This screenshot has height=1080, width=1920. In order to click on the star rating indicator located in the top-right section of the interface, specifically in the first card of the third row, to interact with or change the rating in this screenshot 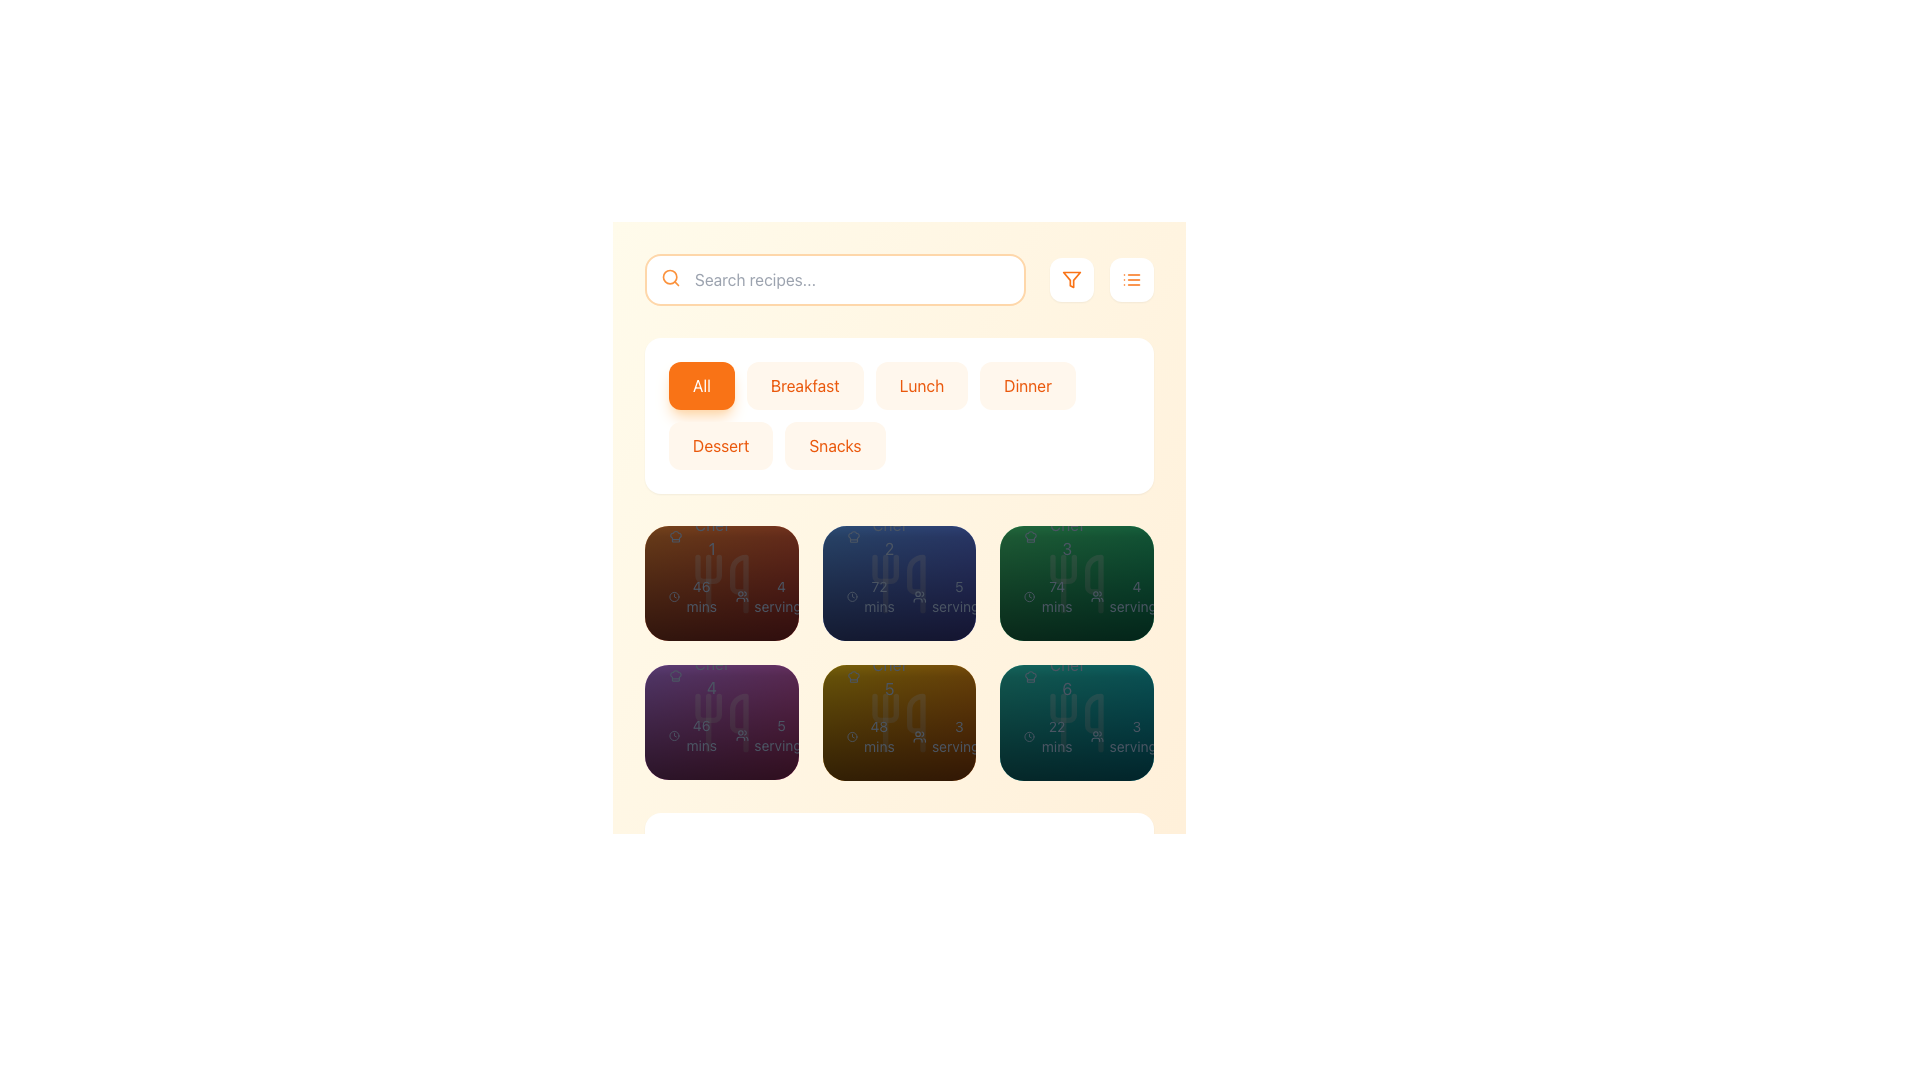, I will do `click(1097, 607)`.